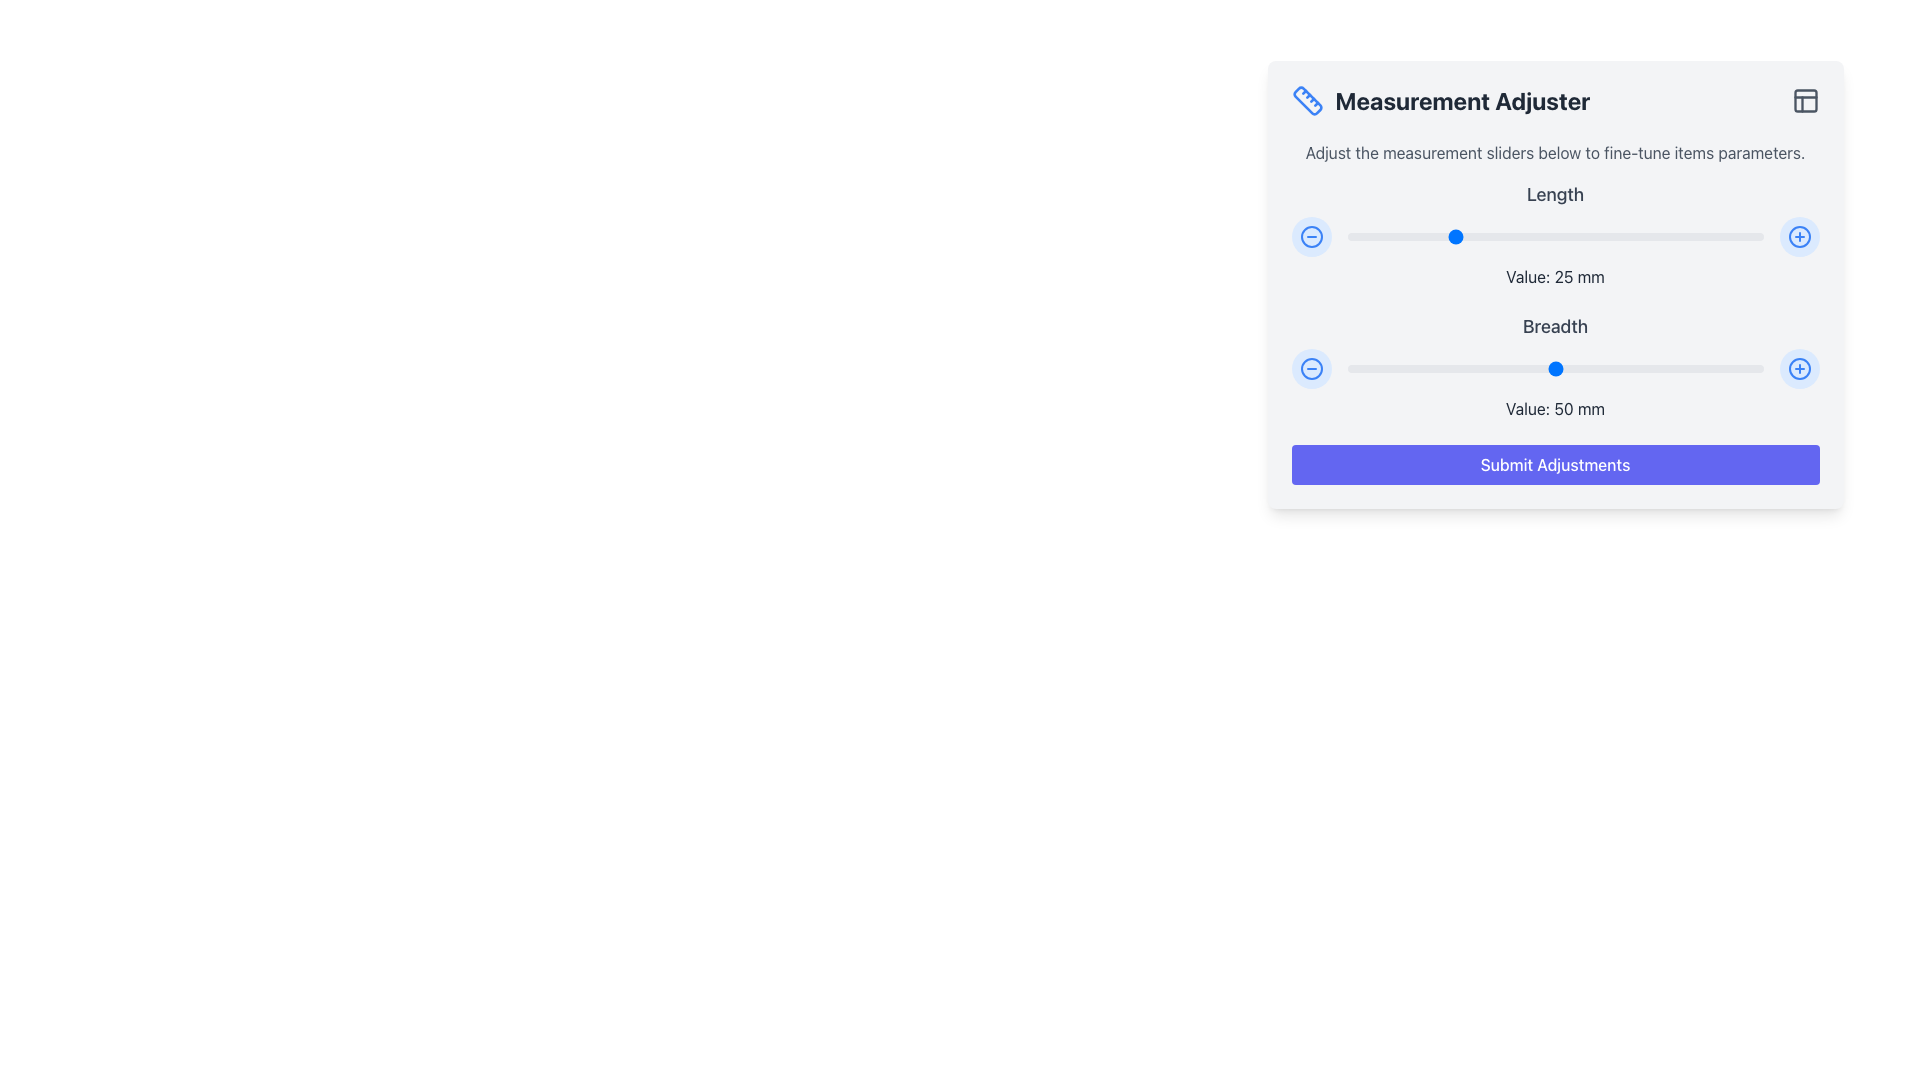  What do you see at coordinates (1459, 235) in the screenshot?
I see `the length` at bounding box center [1459, 235].